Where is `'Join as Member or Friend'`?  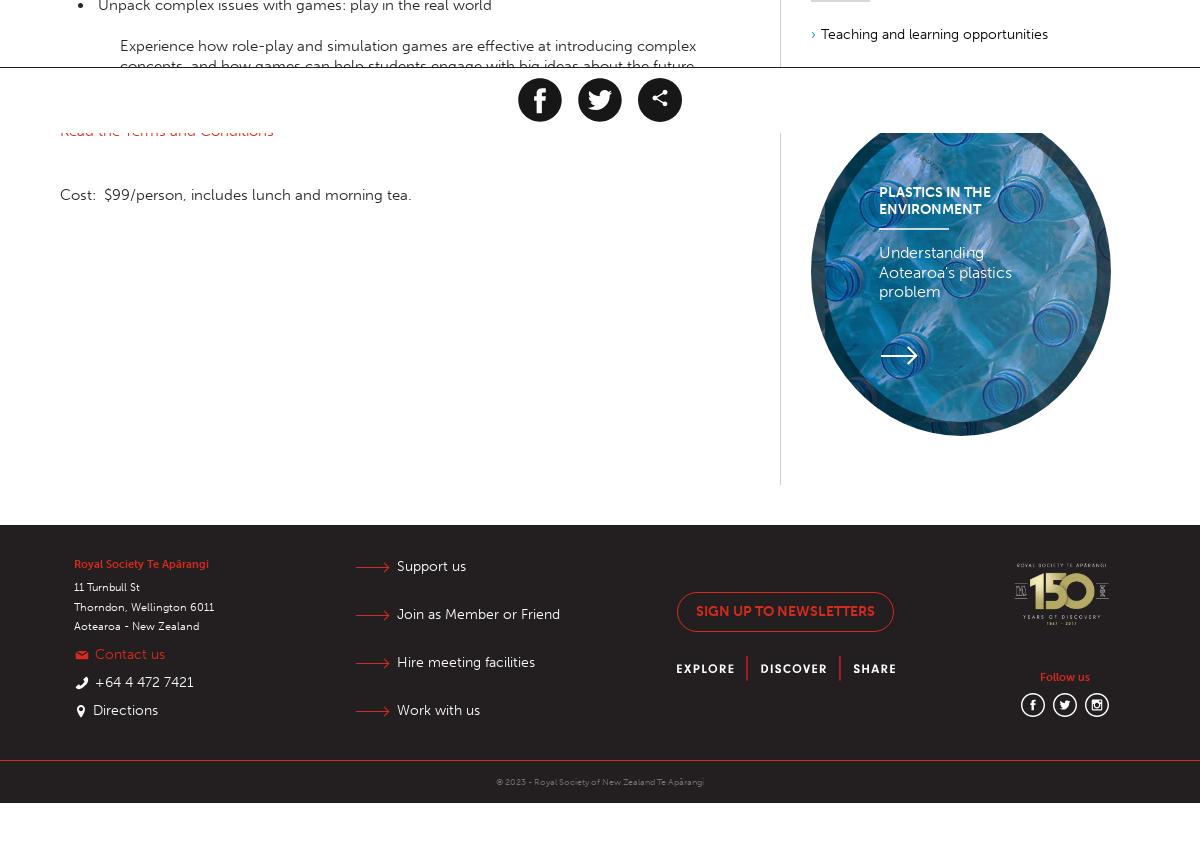 'Join as Member or Friend' is located at coordinates (396, 612).